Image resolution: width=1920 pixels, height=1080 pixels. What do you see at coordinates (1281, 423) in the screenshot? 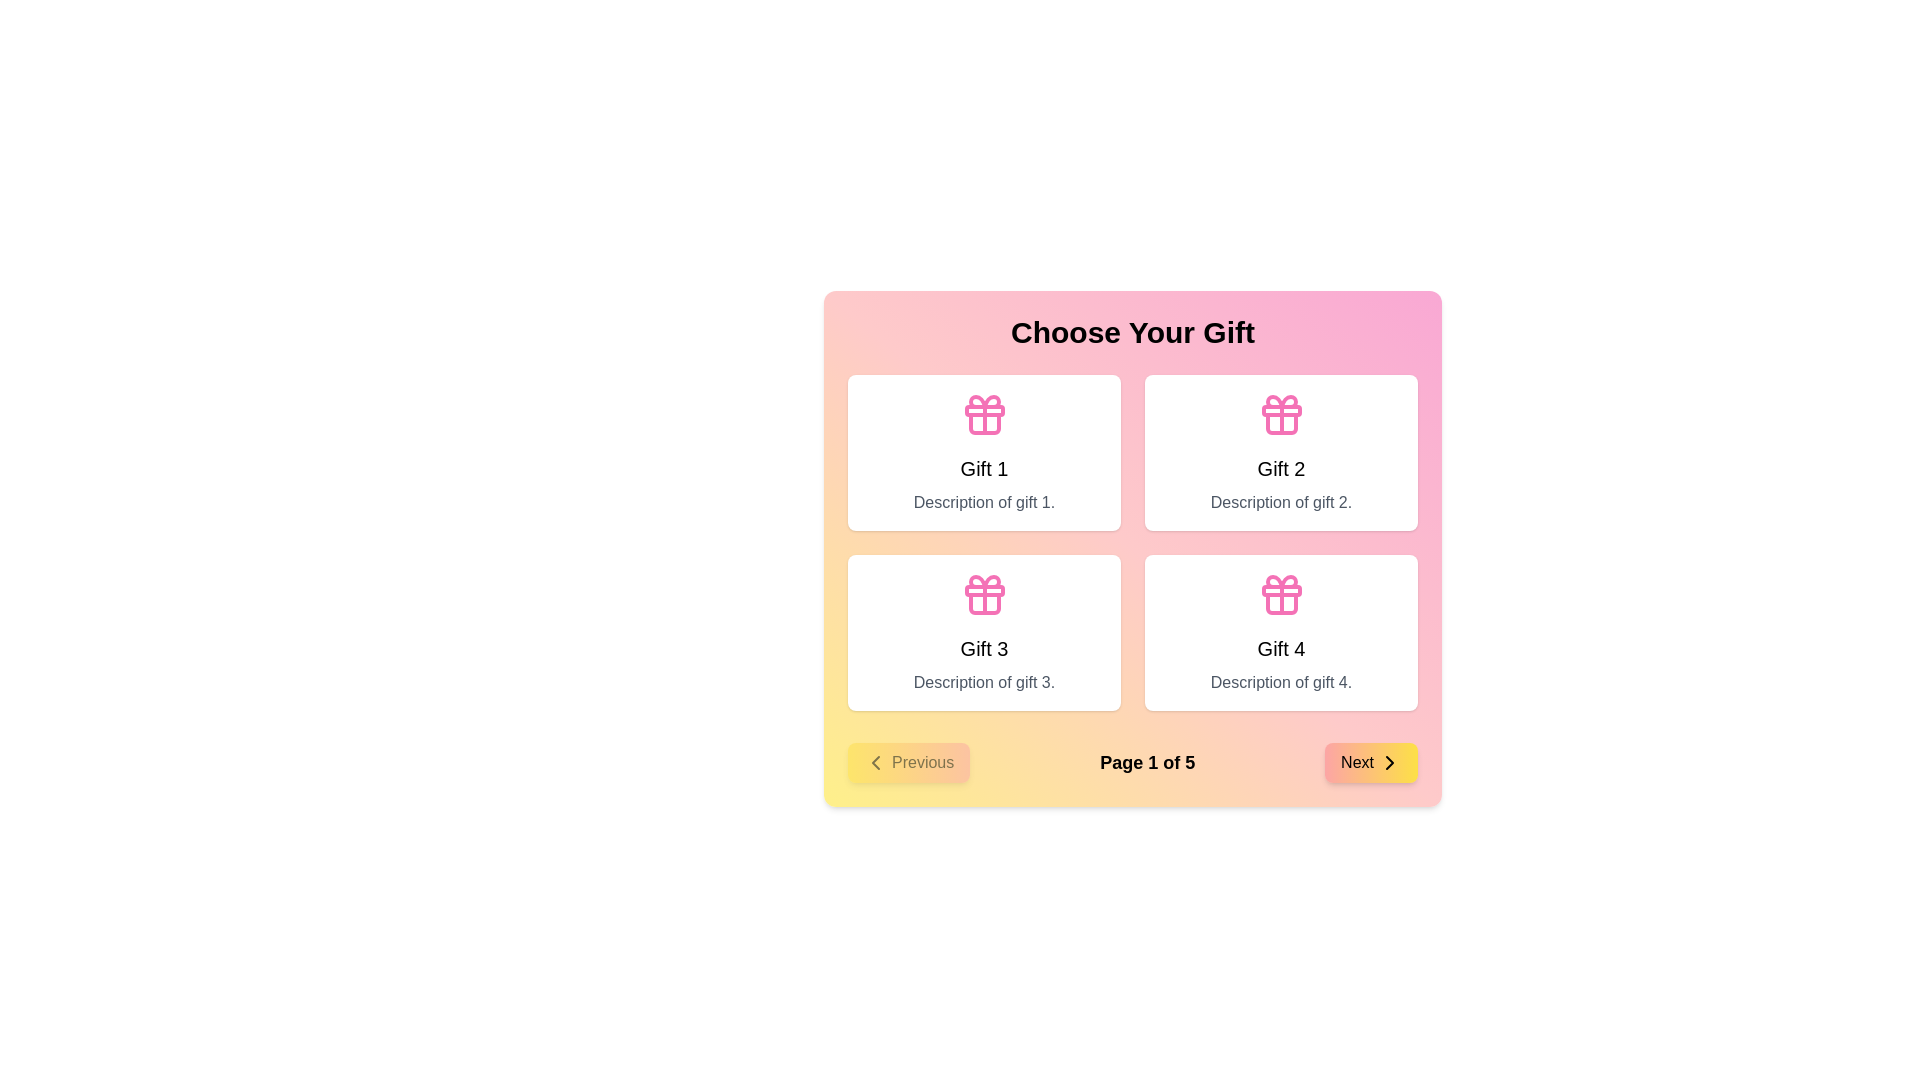
I see `the 'Gift 2' icon element which is part of the gift options grid, located in the second column of the top row` at bounding box center [1281, 423].